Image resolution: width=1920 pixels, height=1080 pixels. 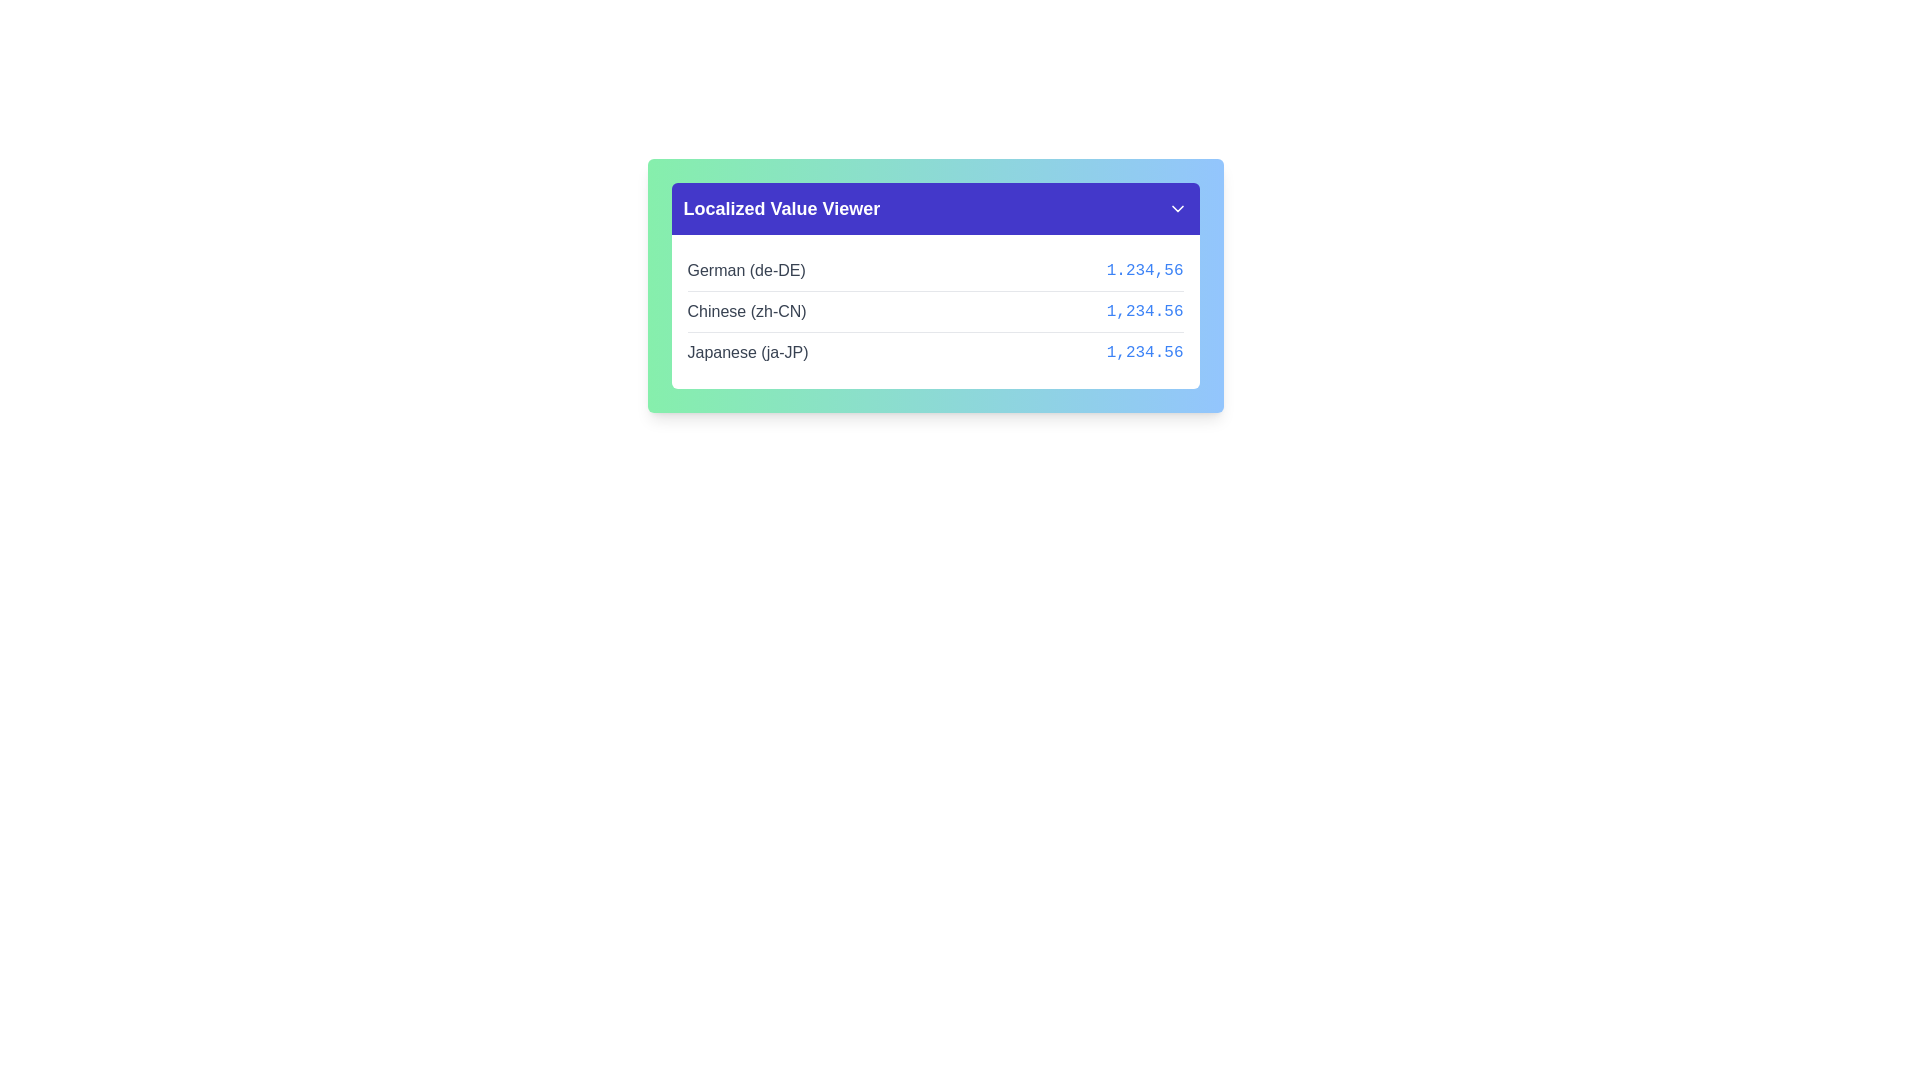 I want to click on the second Key-Value Pair Row displaying a language locale and numeric value, located between 'German (de-DE)' and 'Japanese (ja-JP)', so click(x=934, y=312).